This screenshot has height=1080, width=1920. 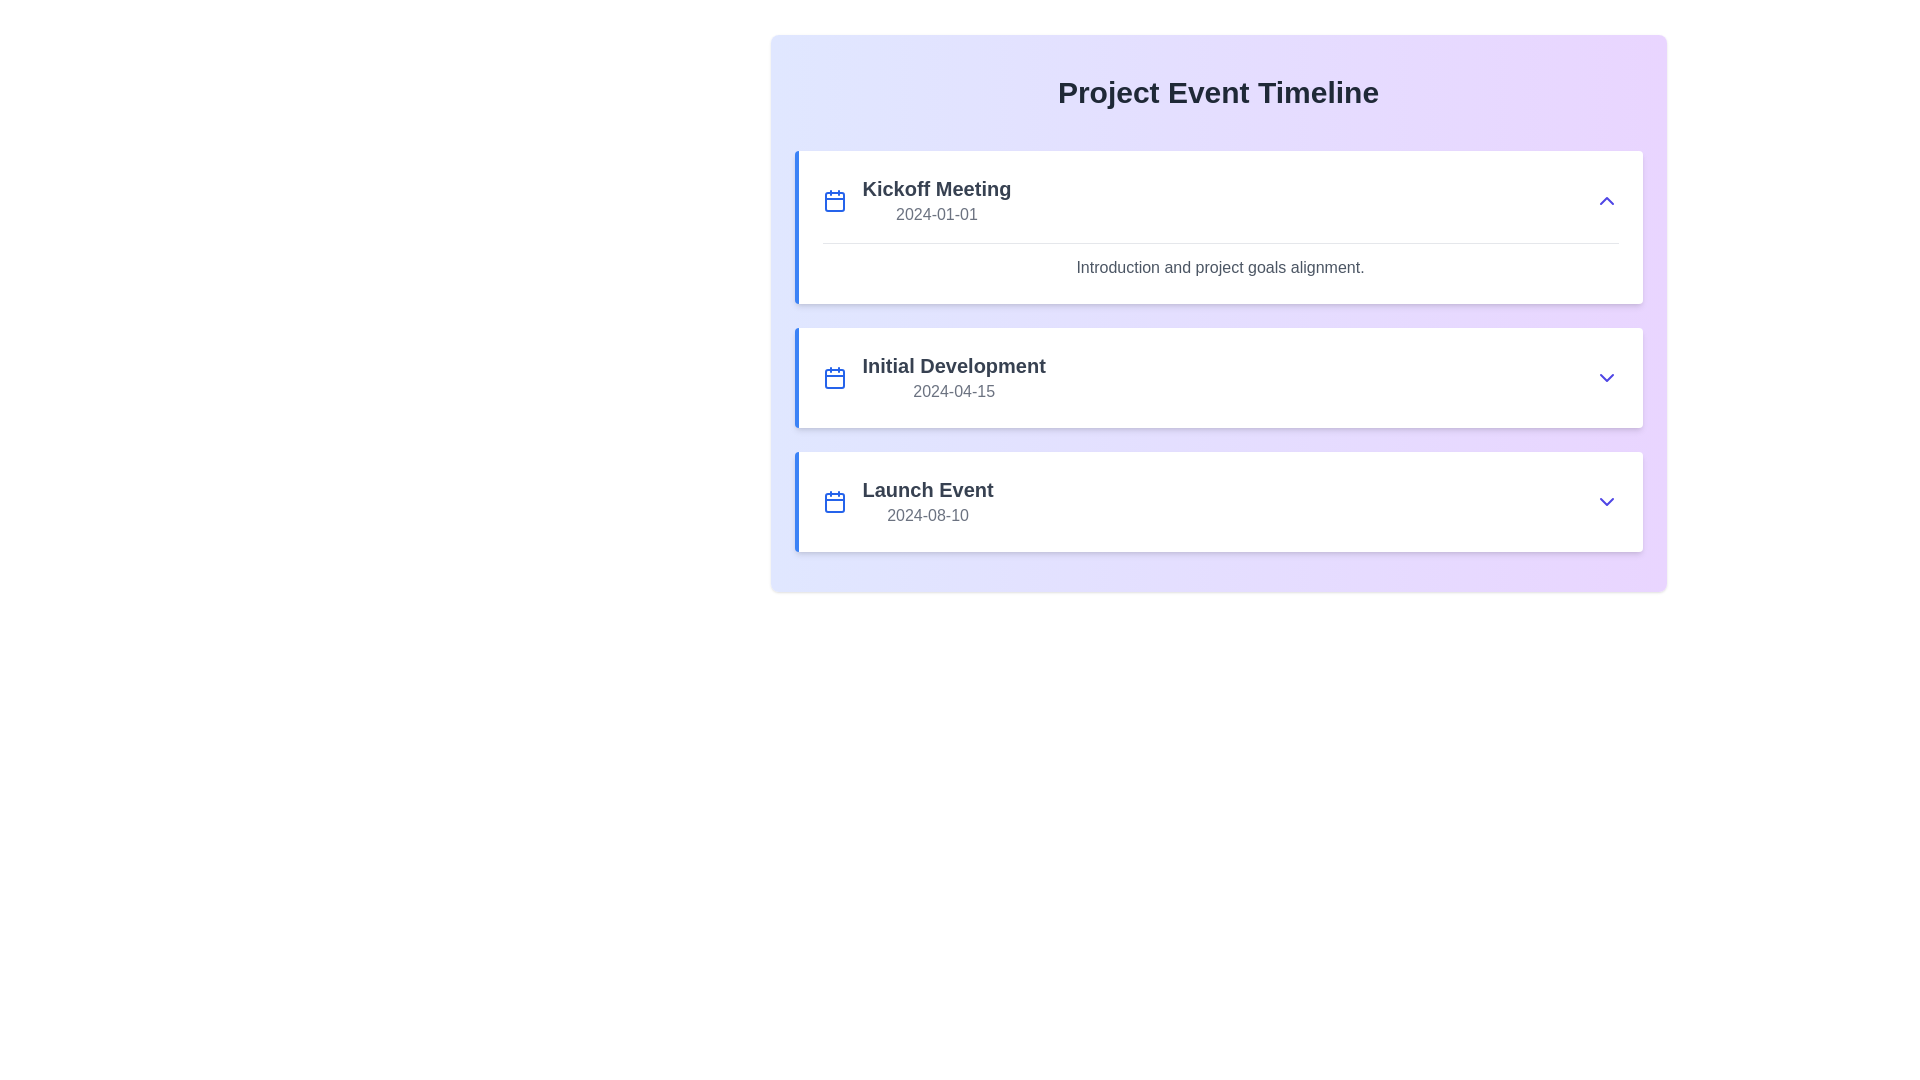 I want to click on the toggle button (chevron) located at the lower right of the 'Launch Event' row, so click(x=1606, y=500).